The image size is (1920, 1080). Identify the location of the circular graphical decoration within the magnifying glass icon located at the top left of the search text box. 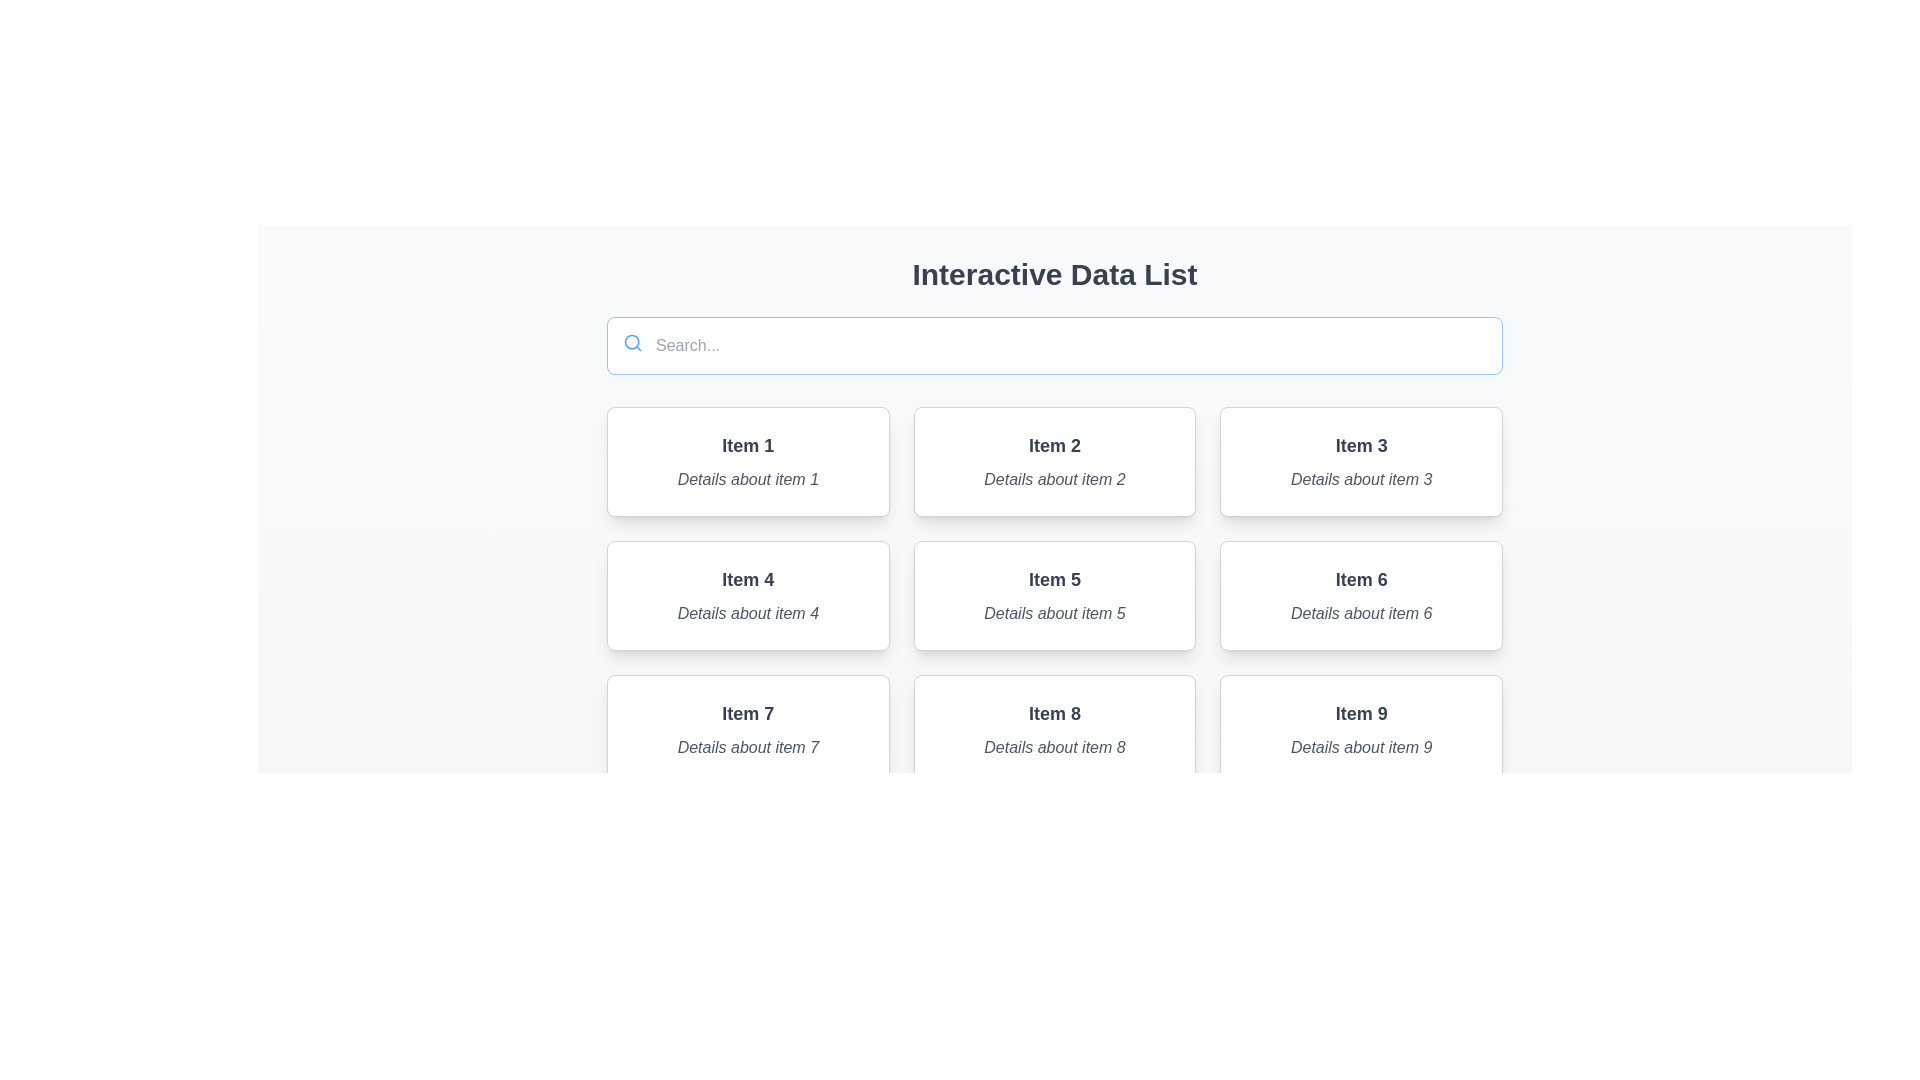
(631, 341).